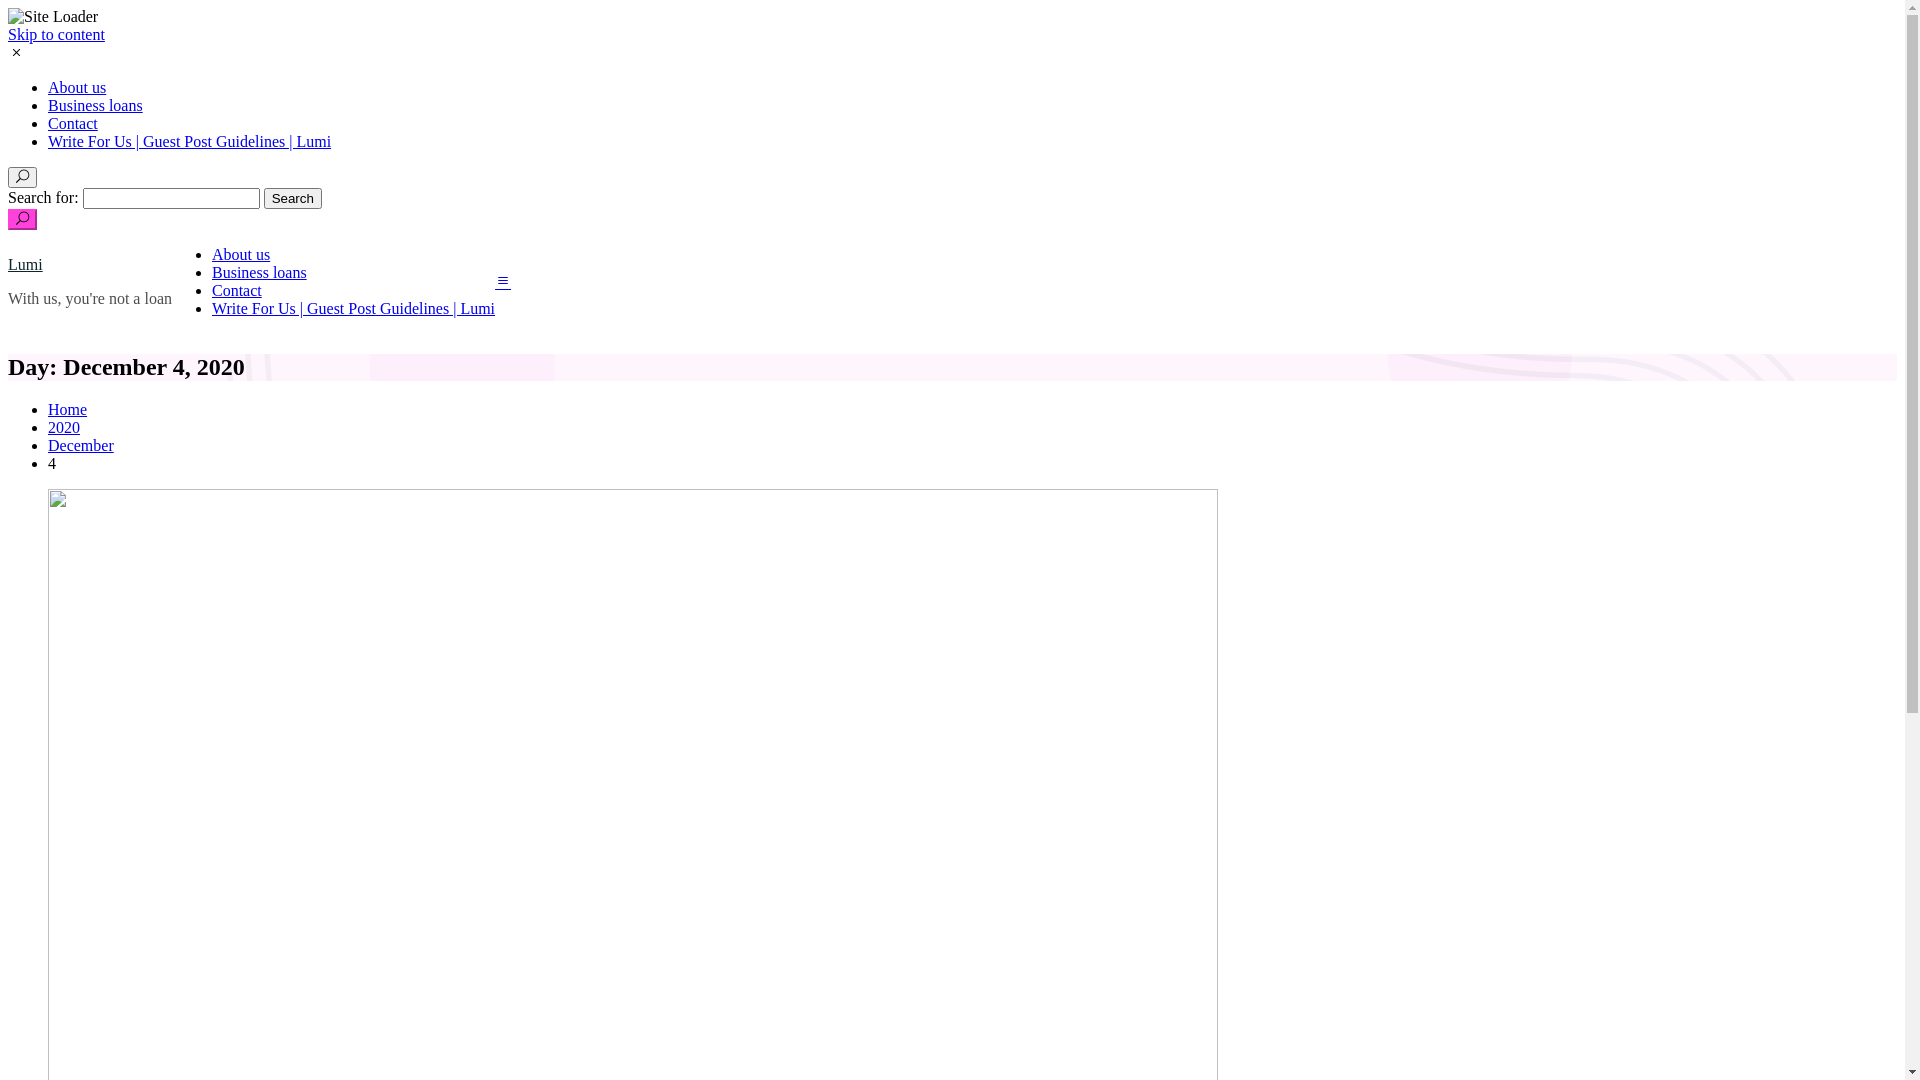  Describe the element at coordinates (72, 123) in the screenshot. I see `'Contact'` at that location.